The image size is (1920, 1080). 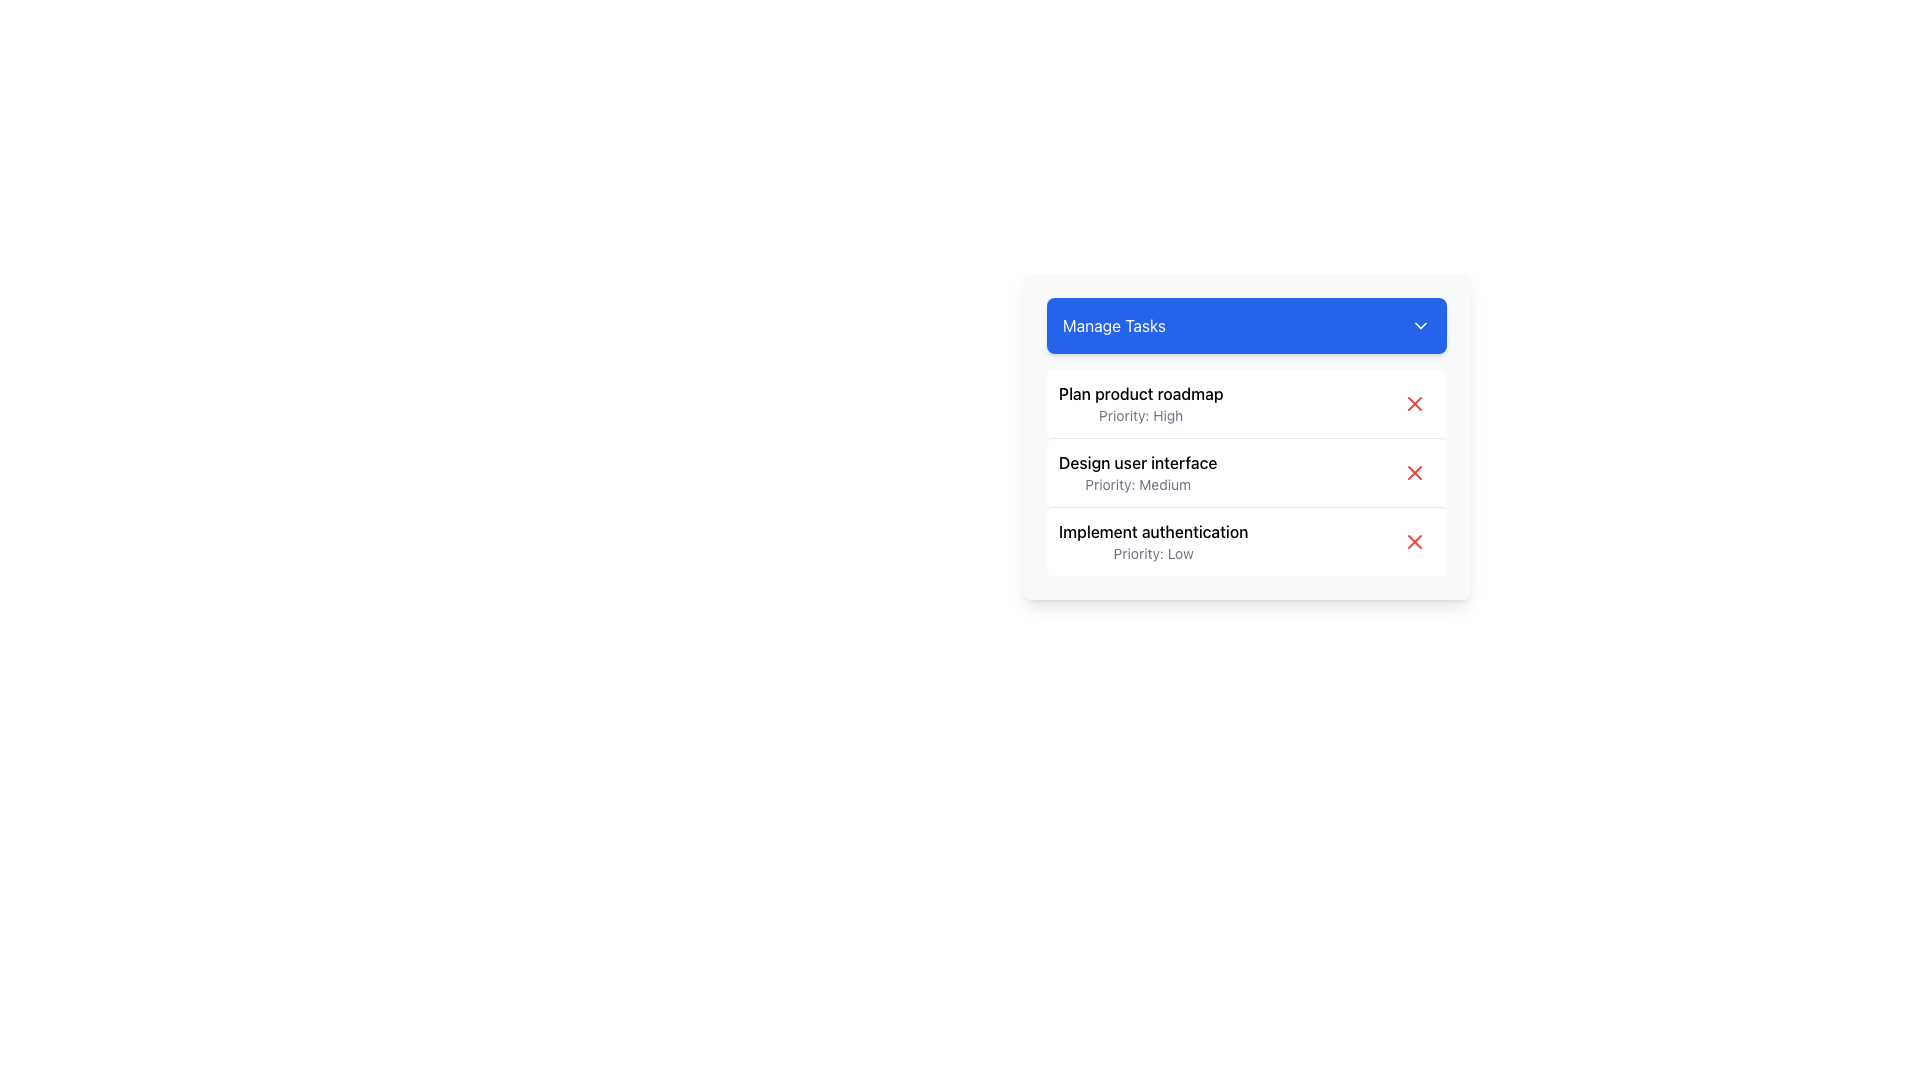 What do you see at coordinates (1414, 542) in the screenshot?
I see `the delete button, which is the third 'X' icon in the vertically arranged list within the task management panel` at bounding box center [1414, 542].